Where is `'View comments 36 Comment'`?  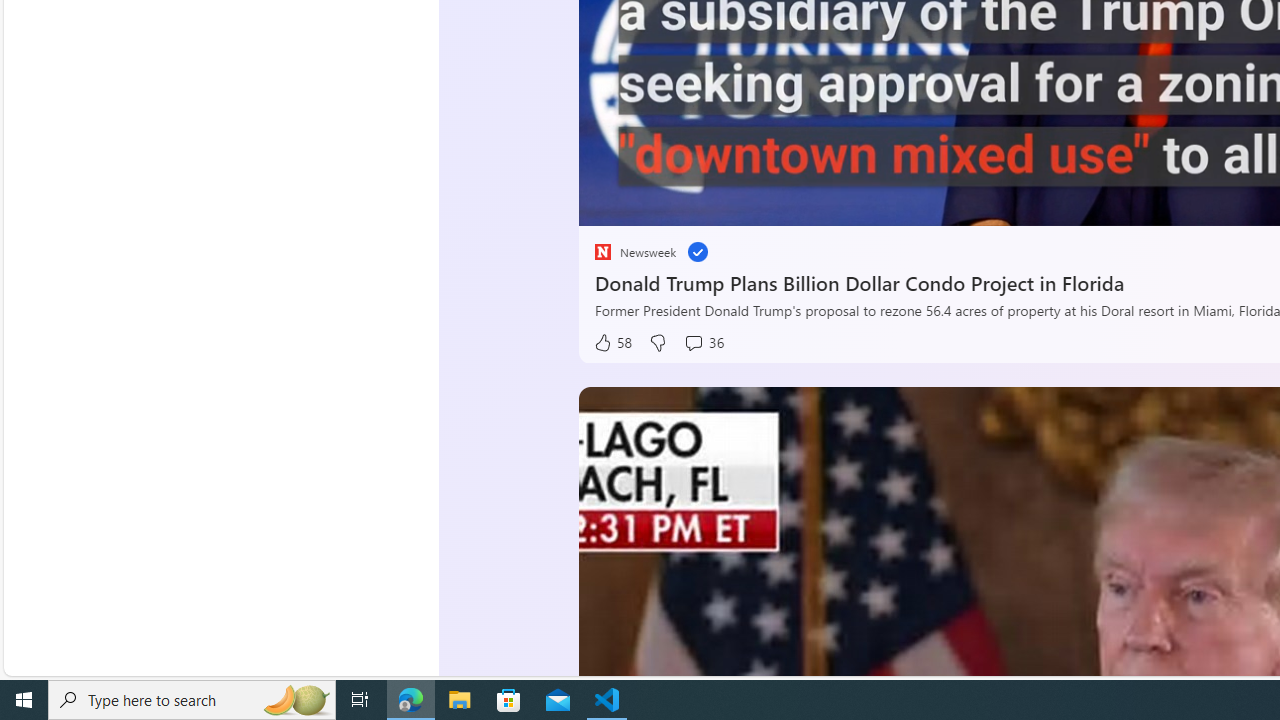 'View comments 36 Comment' is located at coordinates (703, 342).